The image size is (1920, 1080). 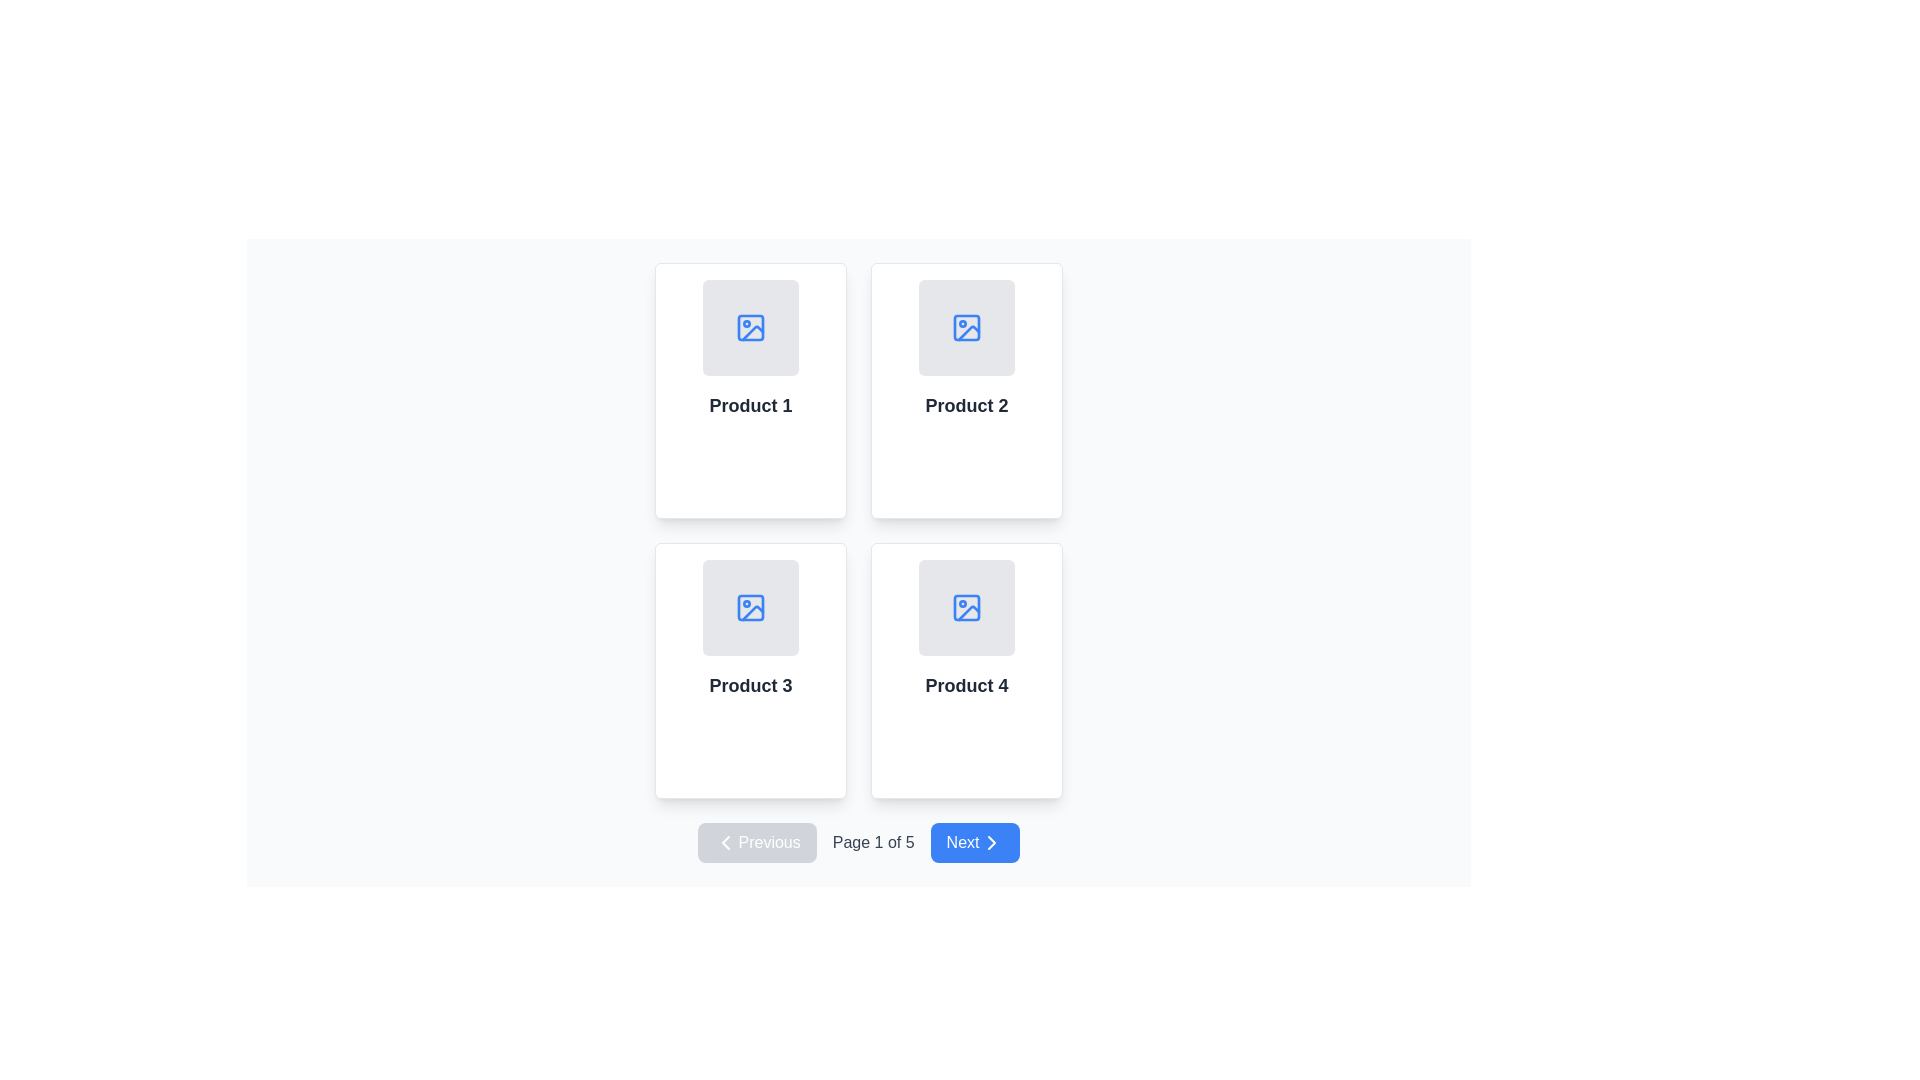 What do you see at coordinates (969, 331) in the screenshot?
I see `bottom portion of the SVG icon in the 'Product 2' card located in the top-right of the layout using developer tools` at bounding box center [969, 331].